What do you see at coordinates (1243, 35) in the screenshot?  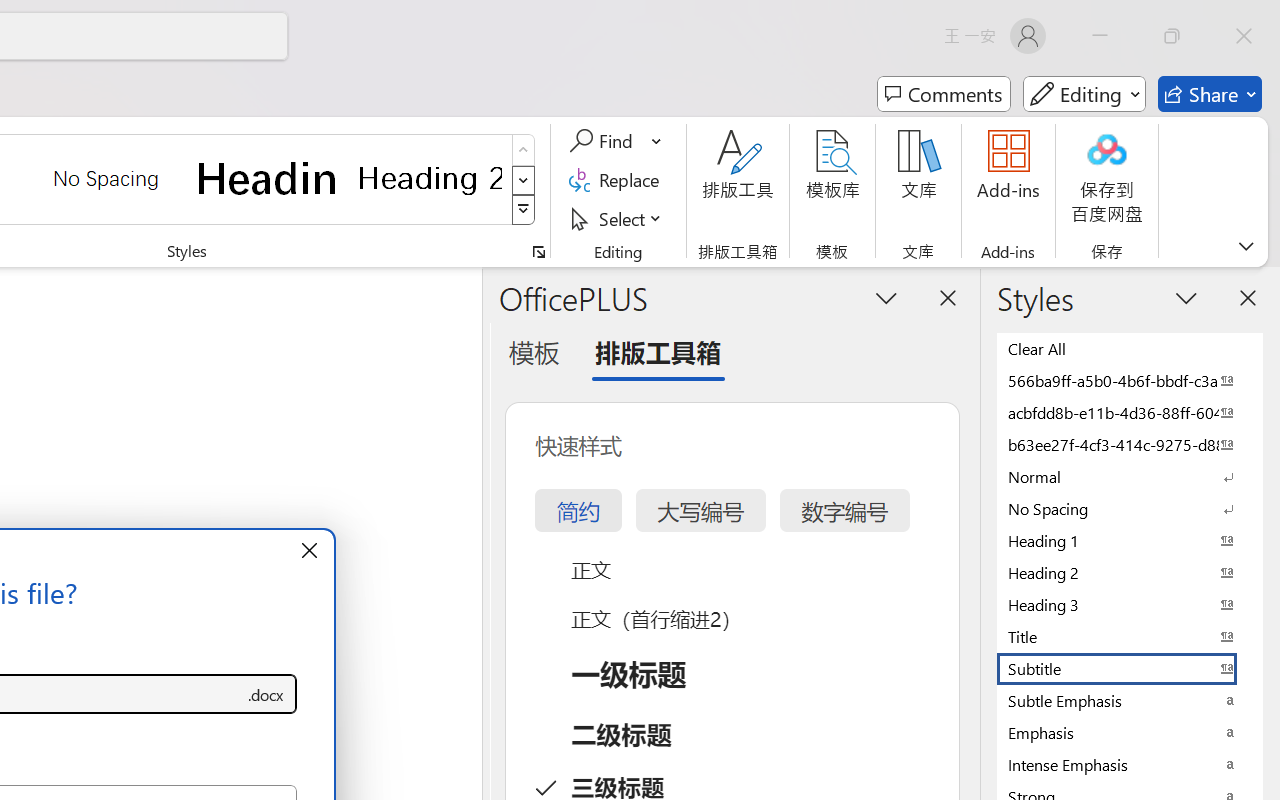 I see `'Close'` at bounding box center [1243, 35].